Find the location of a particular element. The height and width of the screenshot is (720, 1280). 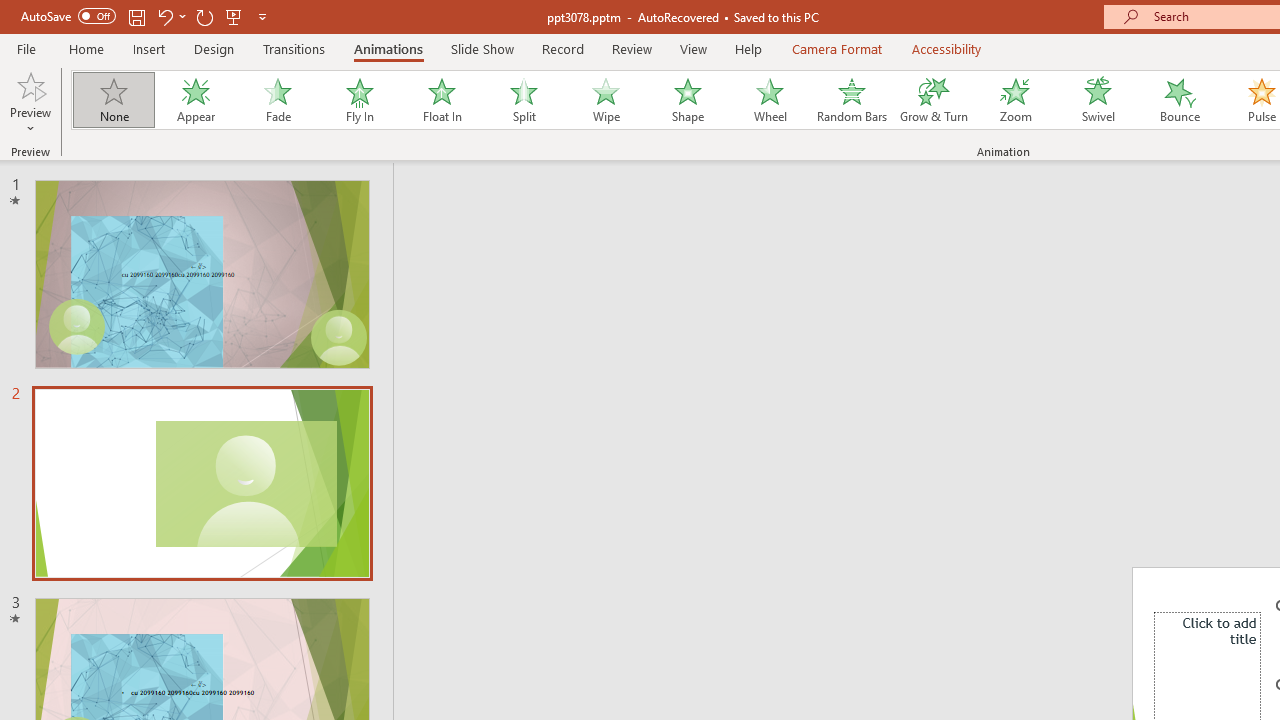

'Grow & Turn' is located at coordinates (933, 100).